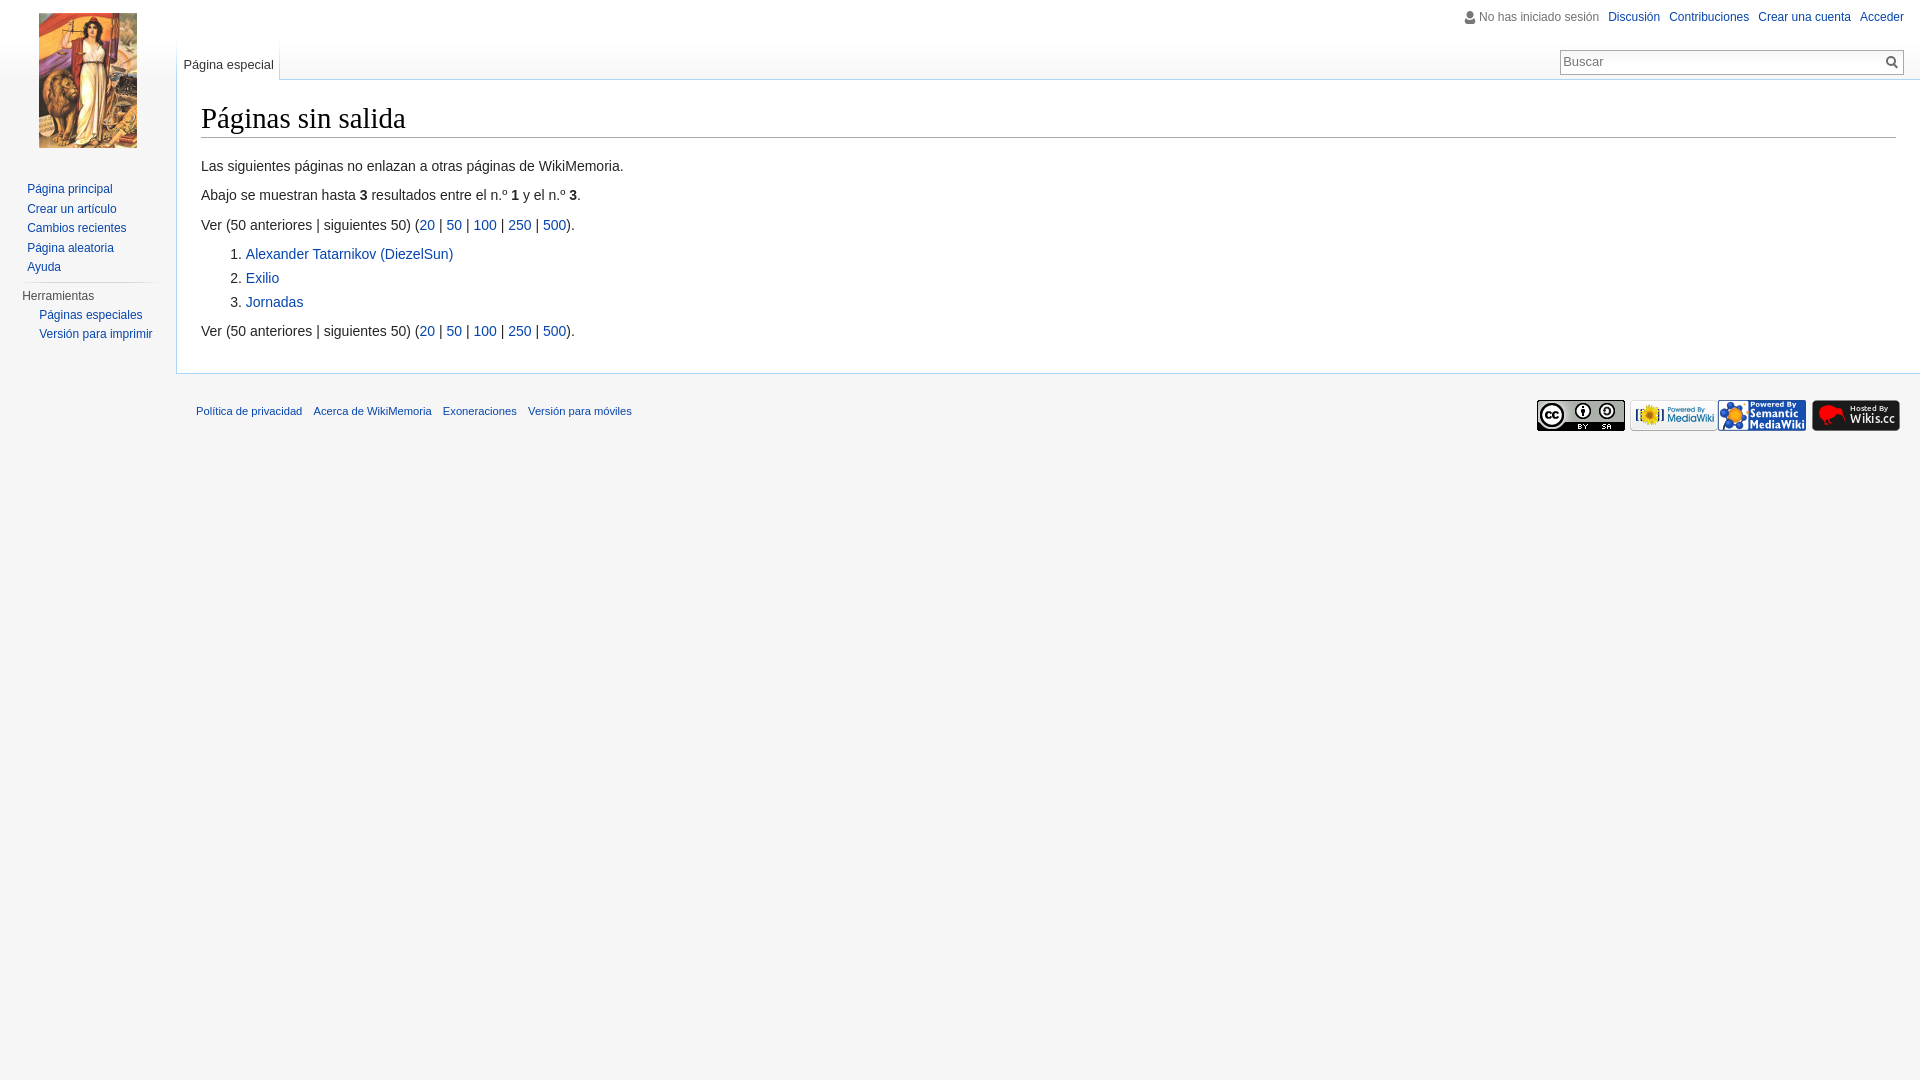  Describe the element at coordinates (273, 301) in the screenshot. I see `'Jornadas'` at that location.